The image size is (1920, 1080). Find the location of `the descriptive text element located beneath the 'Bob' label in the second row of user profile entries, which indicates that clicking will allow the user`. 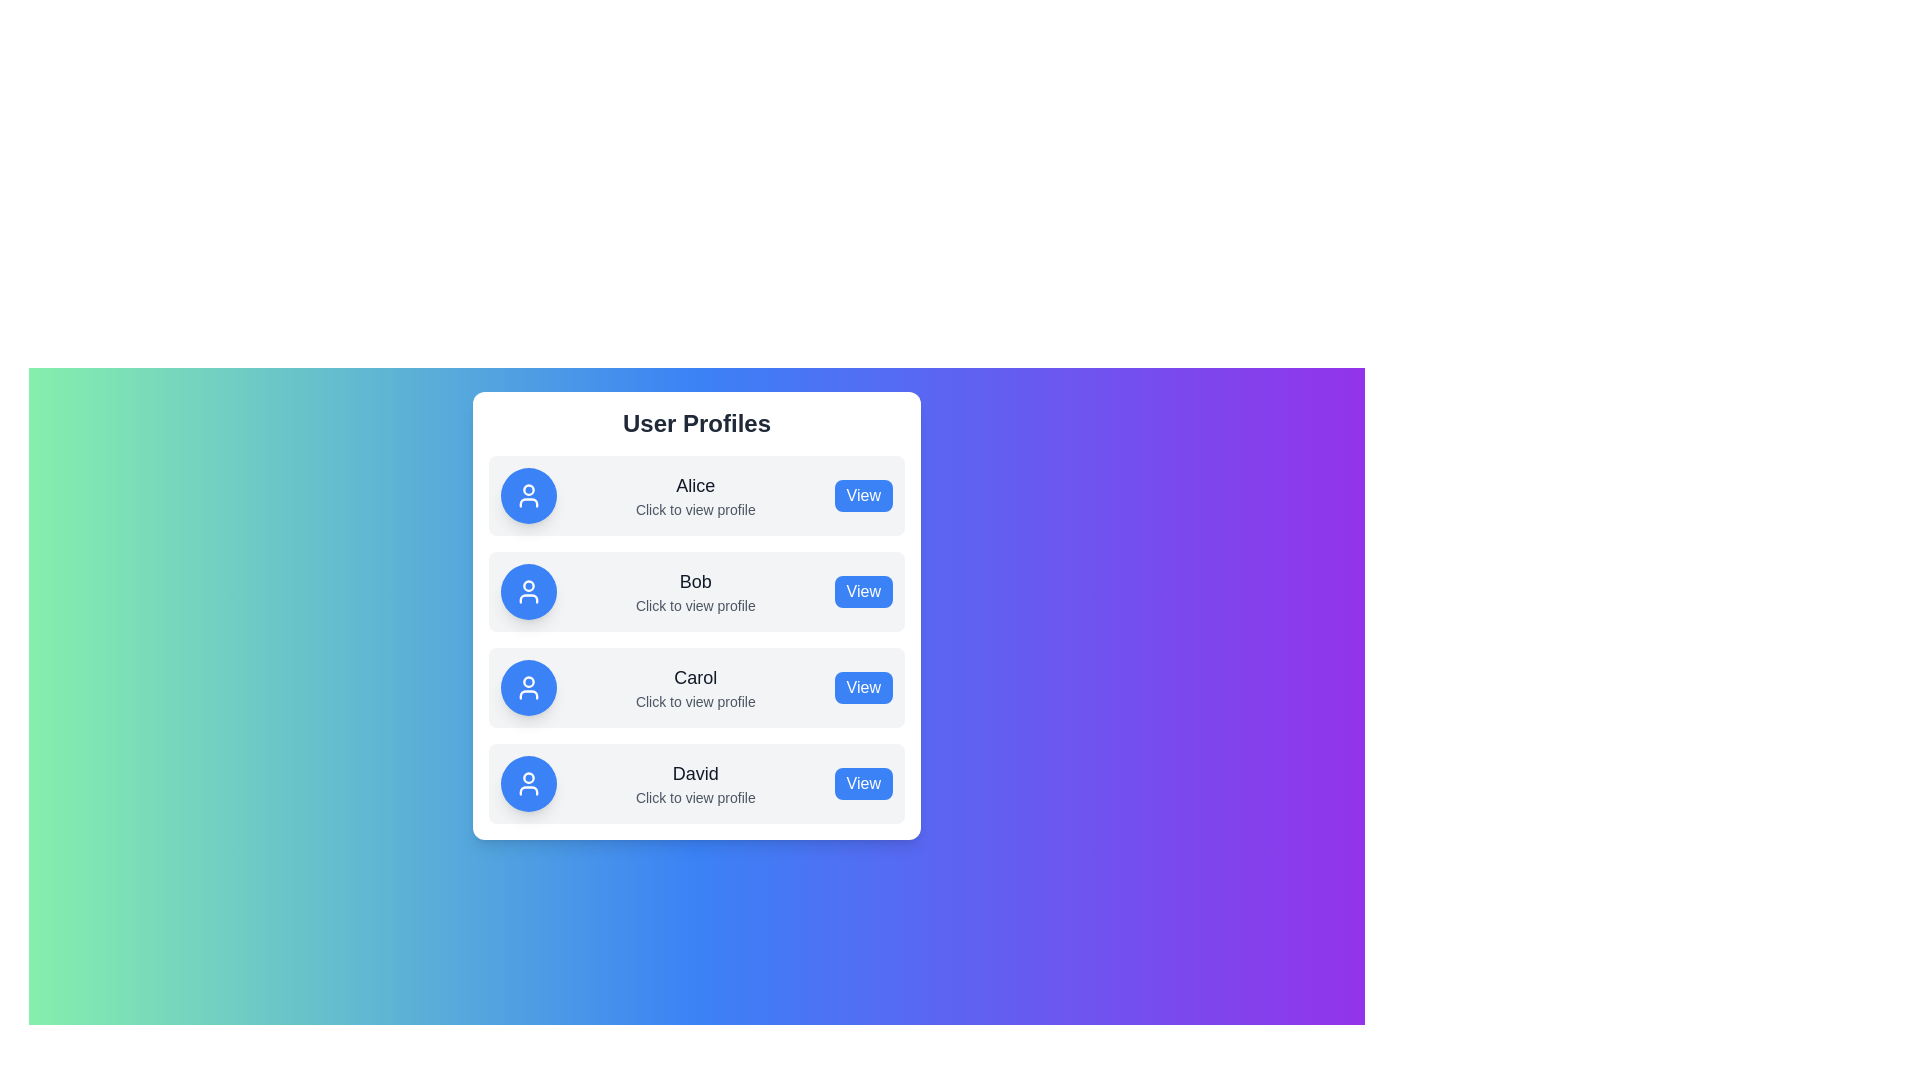

the descriptive text element located beneath the 'Bob' label in the second row of user profile entries, which indicates that clicking will allow the user is located at coordinates (695, 604).